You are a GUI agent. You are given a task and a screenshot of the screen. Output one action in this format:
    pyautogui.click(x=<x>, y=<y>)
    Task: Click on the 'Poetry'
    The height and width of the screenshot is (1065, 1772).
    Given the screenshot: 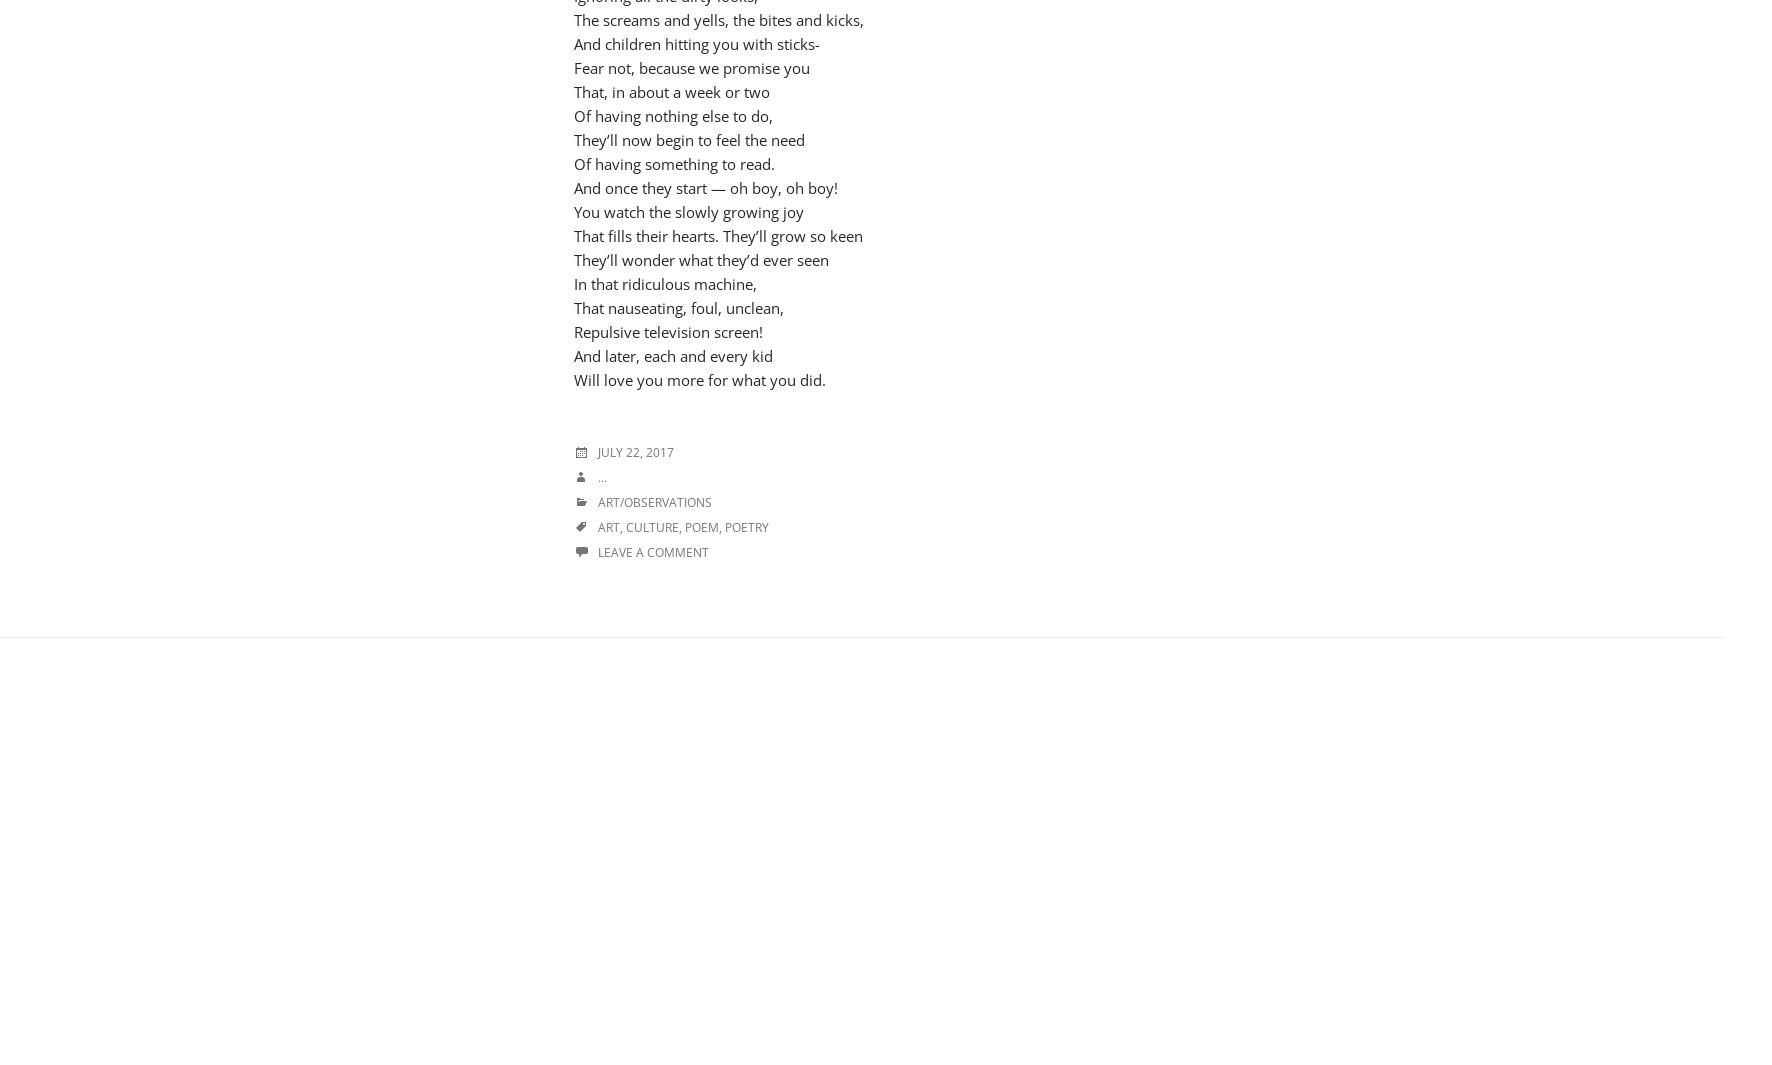 What is the action you would take?
    pyautogui.click(x=746, y=526)
    